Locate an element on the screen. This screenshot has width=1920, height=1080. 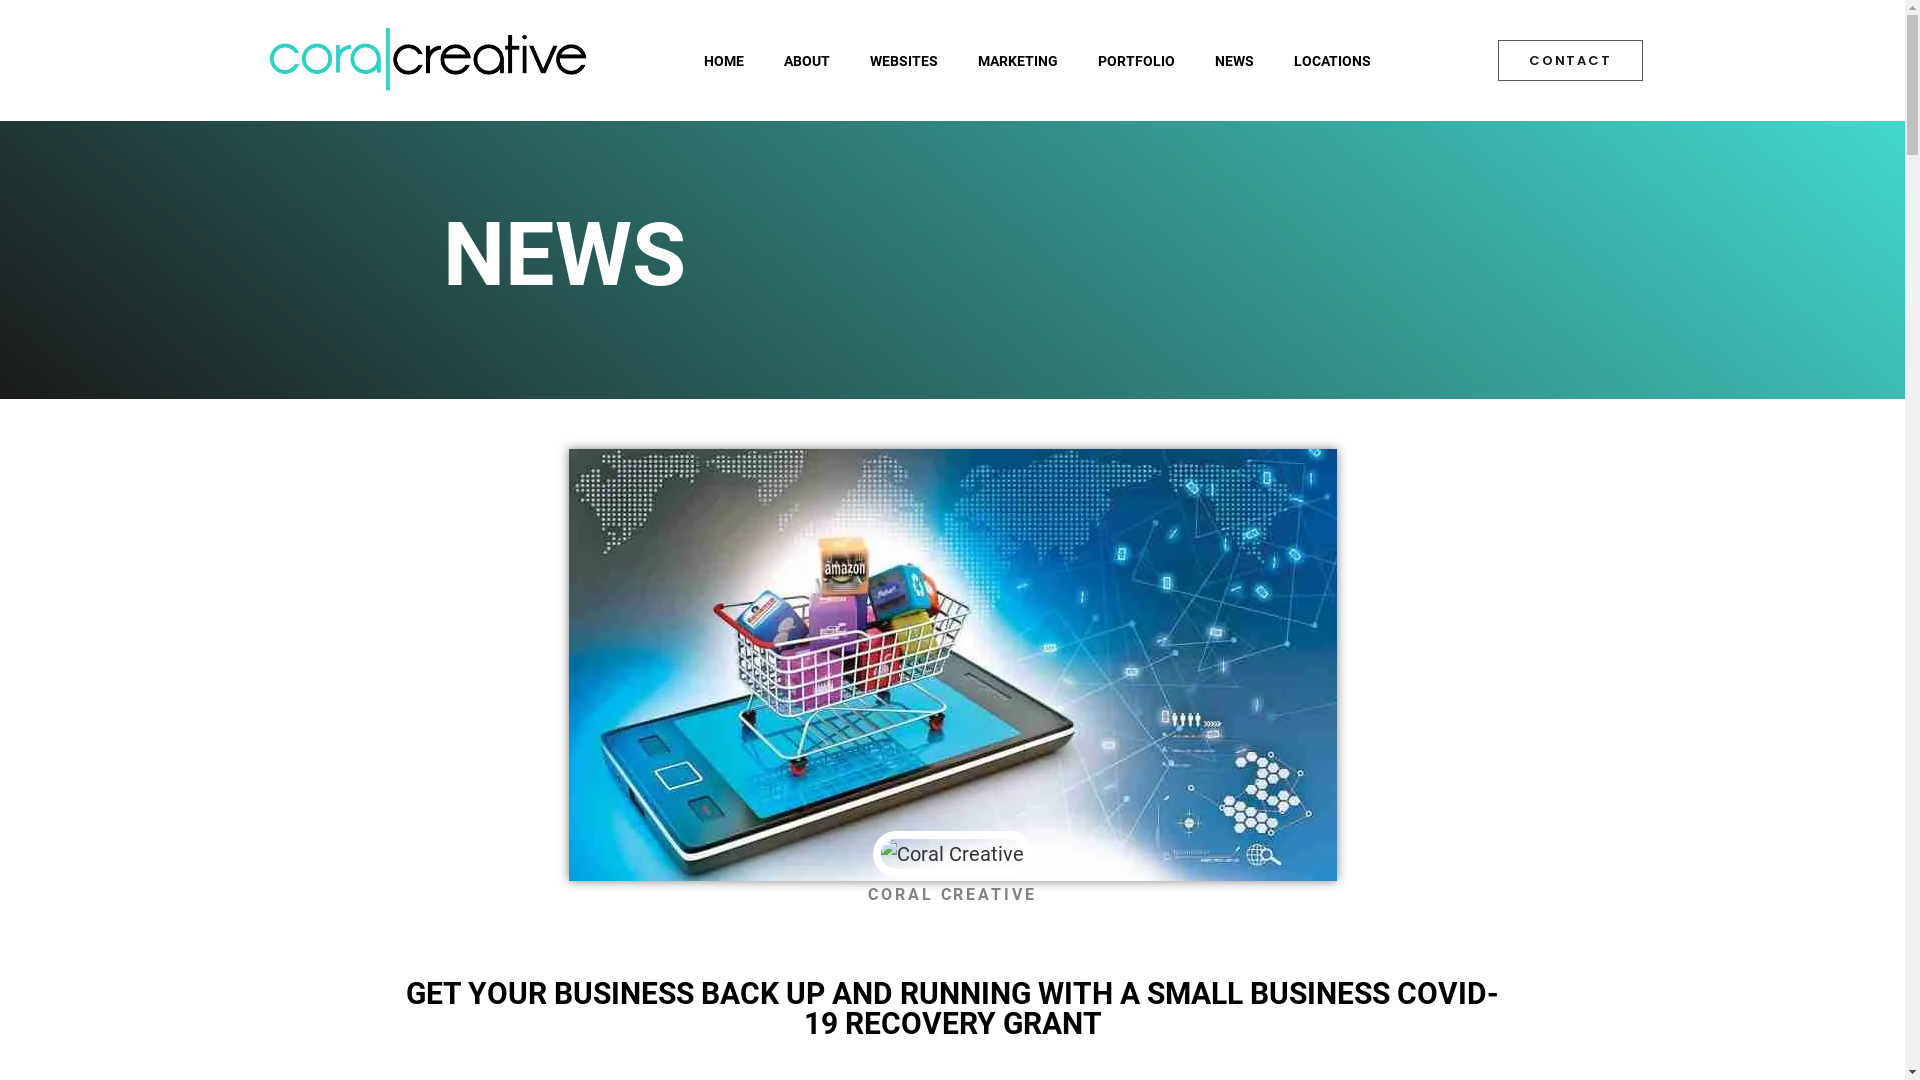
'WEBSITES' is located at coordinates (902, 60).